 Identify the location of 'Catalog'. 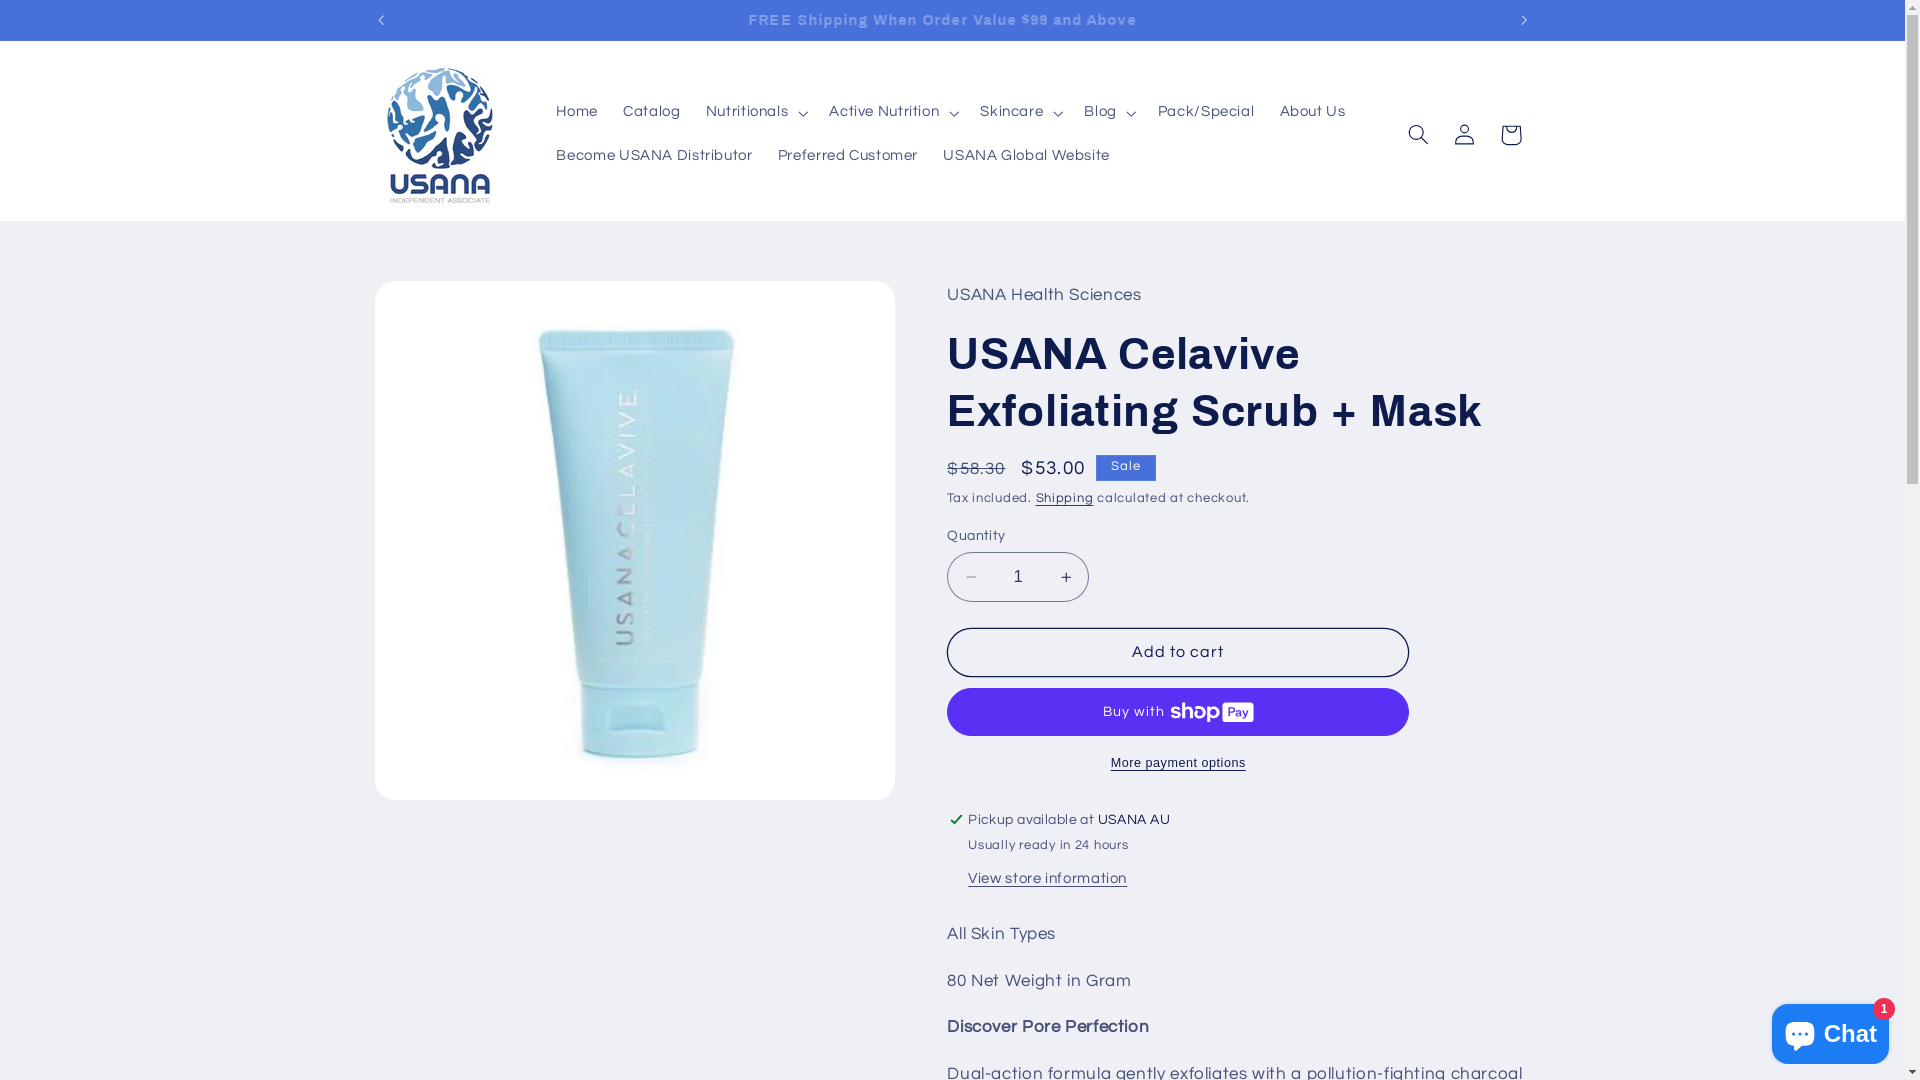
(652, 112).